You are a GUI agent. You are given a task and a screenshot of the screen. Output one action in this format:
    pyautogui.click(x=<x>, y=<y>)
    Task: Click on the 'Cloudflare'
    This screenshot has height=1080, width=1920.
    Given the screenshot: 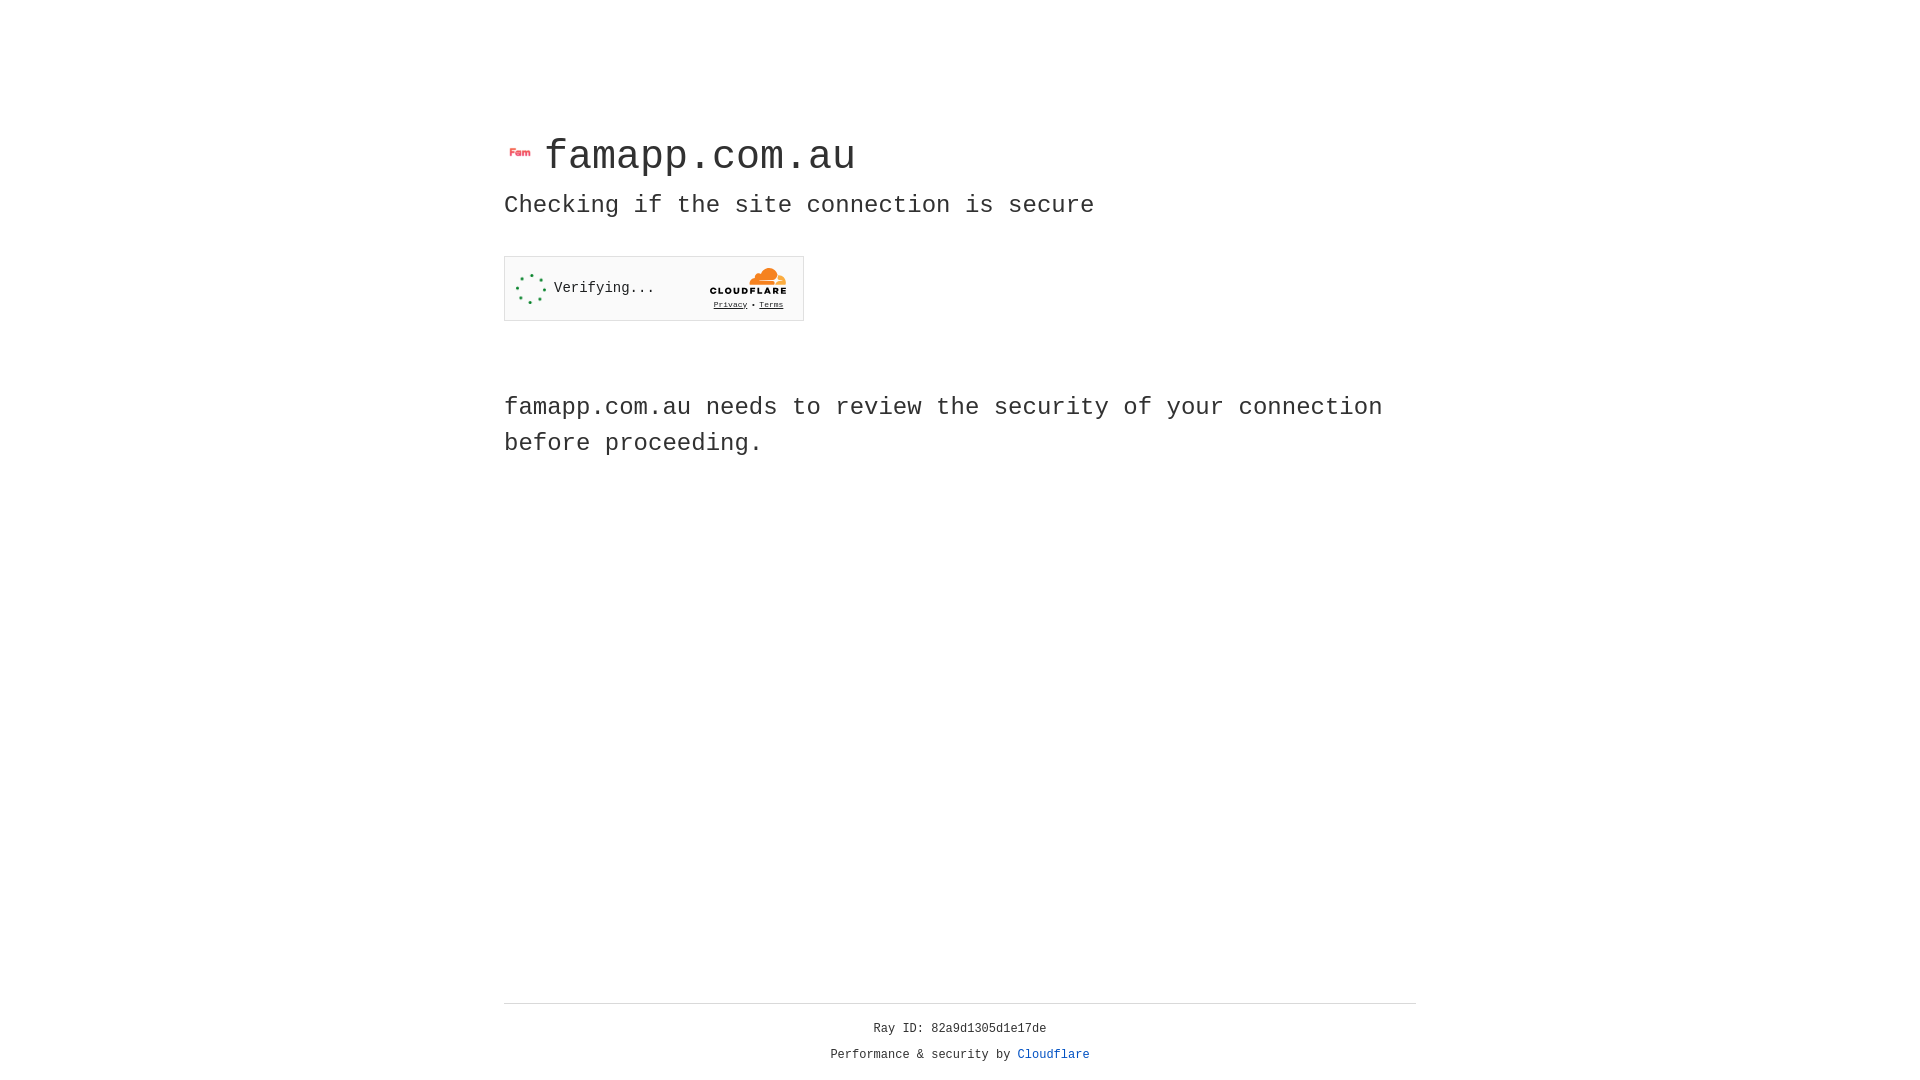 What is the action you would take?
    pyautogui.click(x=1053, y=1054)
    